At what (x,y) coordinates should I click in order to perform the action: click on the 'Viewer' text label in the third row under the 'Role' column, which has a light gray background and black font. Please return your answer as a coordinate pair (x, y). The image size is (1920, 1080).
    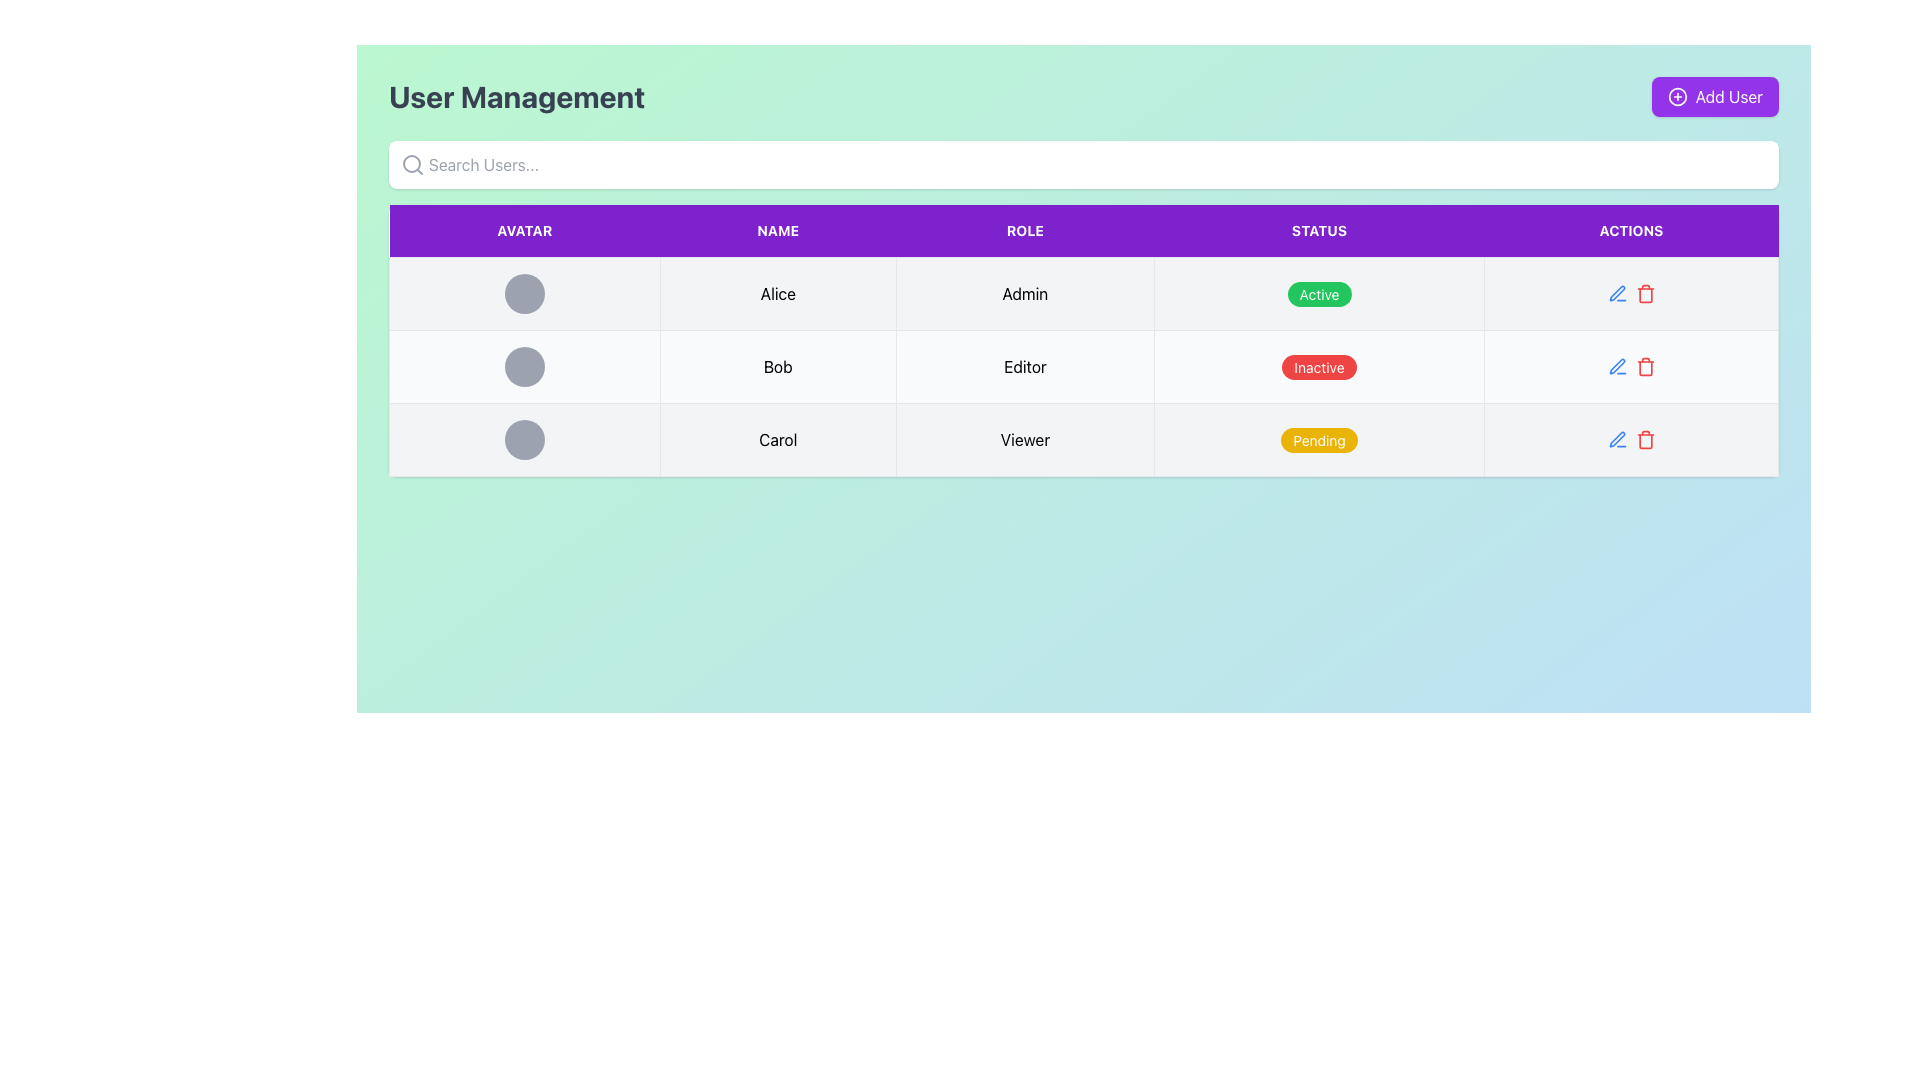
    Looking at the image, I should click on (1025, 438).